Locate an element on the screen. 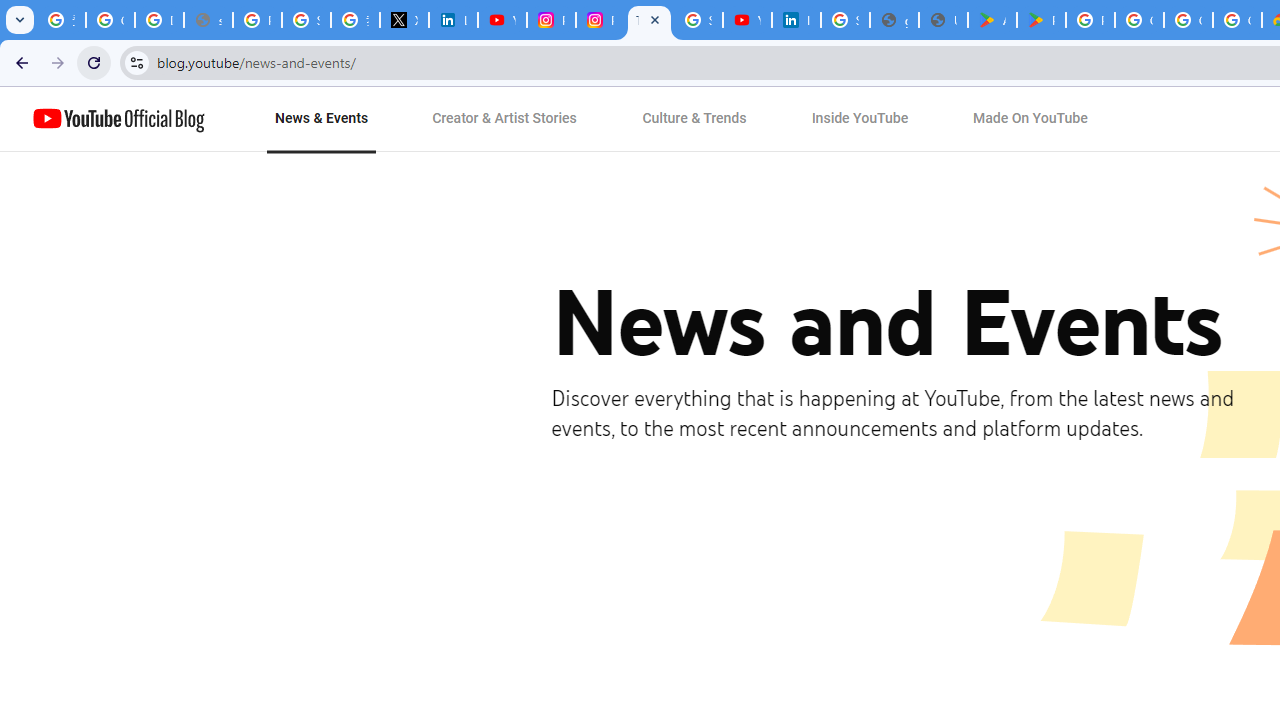 The image size is (1280, 720). 'PAW Patrol Rescue World - Apps on Google Play' is located at coordinates (1040, 20).